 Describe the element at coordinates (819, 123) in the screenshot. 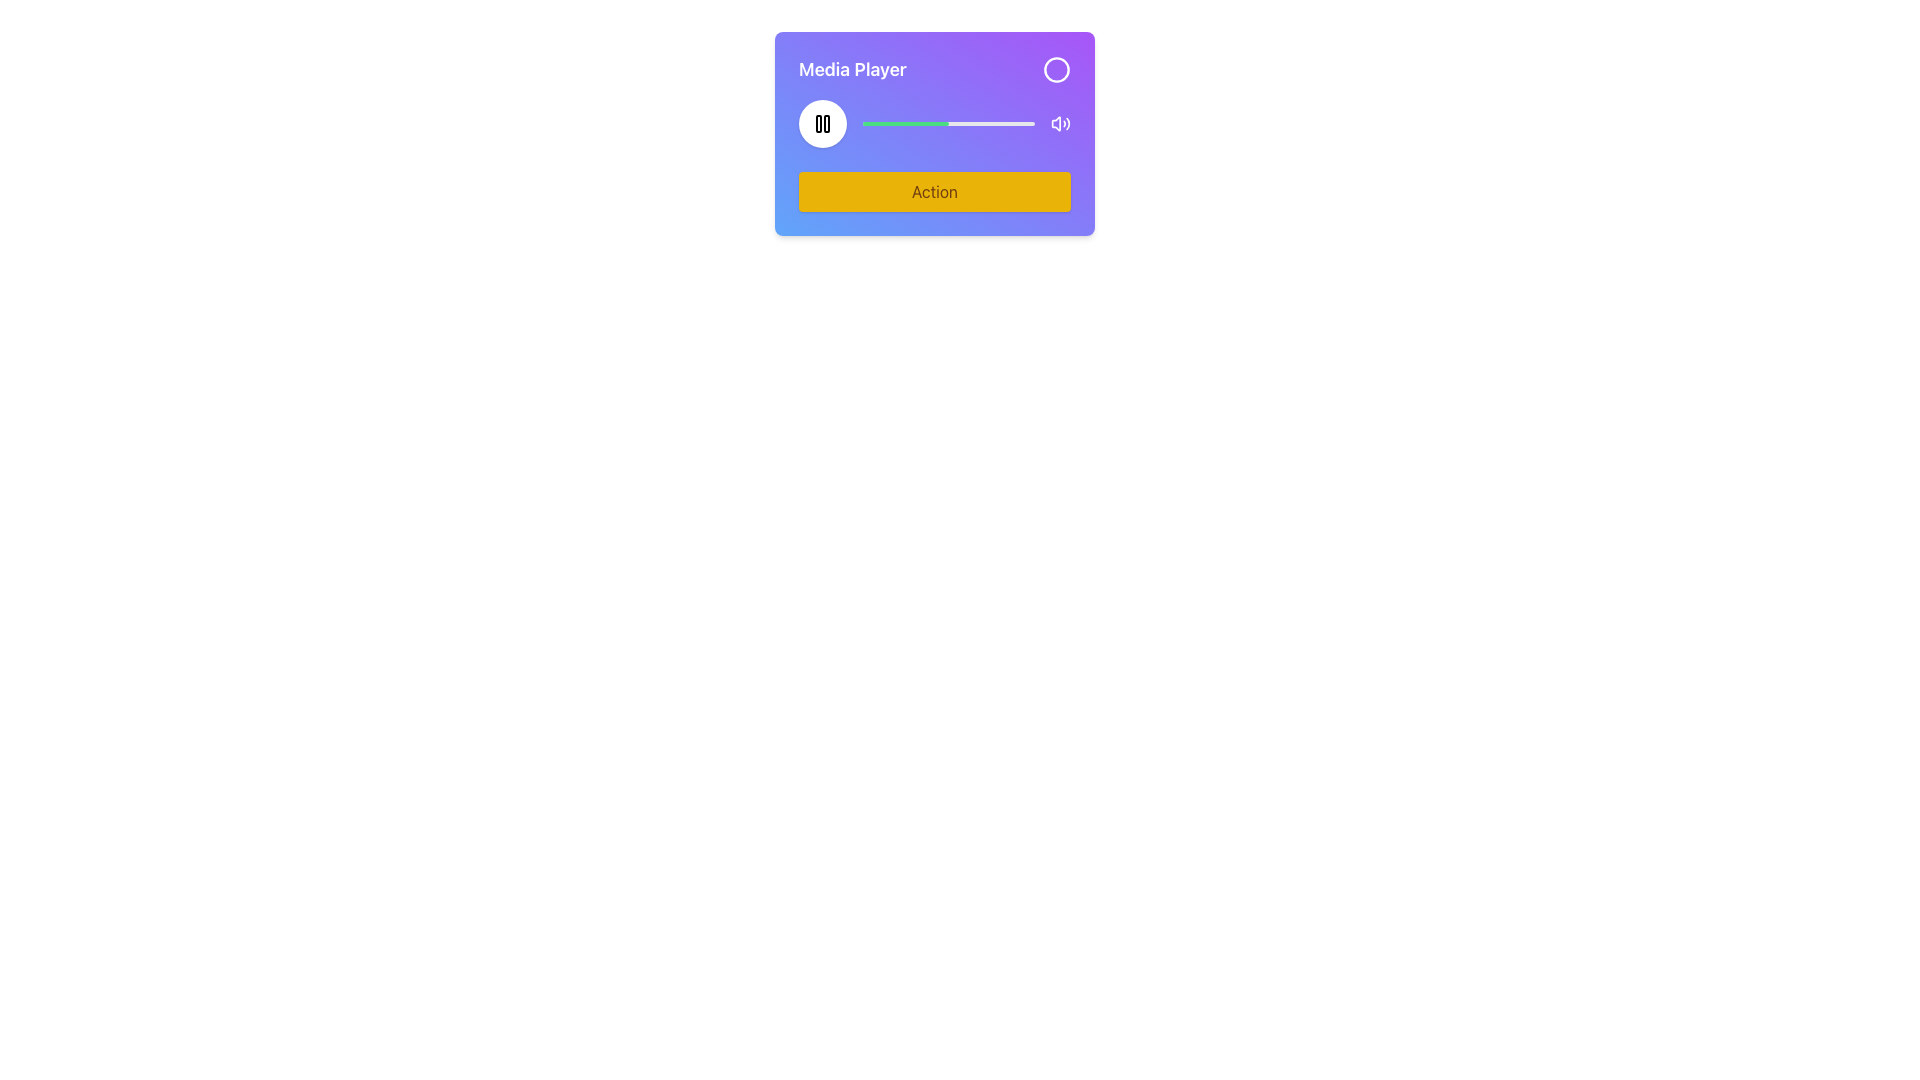

I see `the left bar of the pause icon, which is represented by an SVG Rectangle located towards the top-right of the media player interface` at that location.